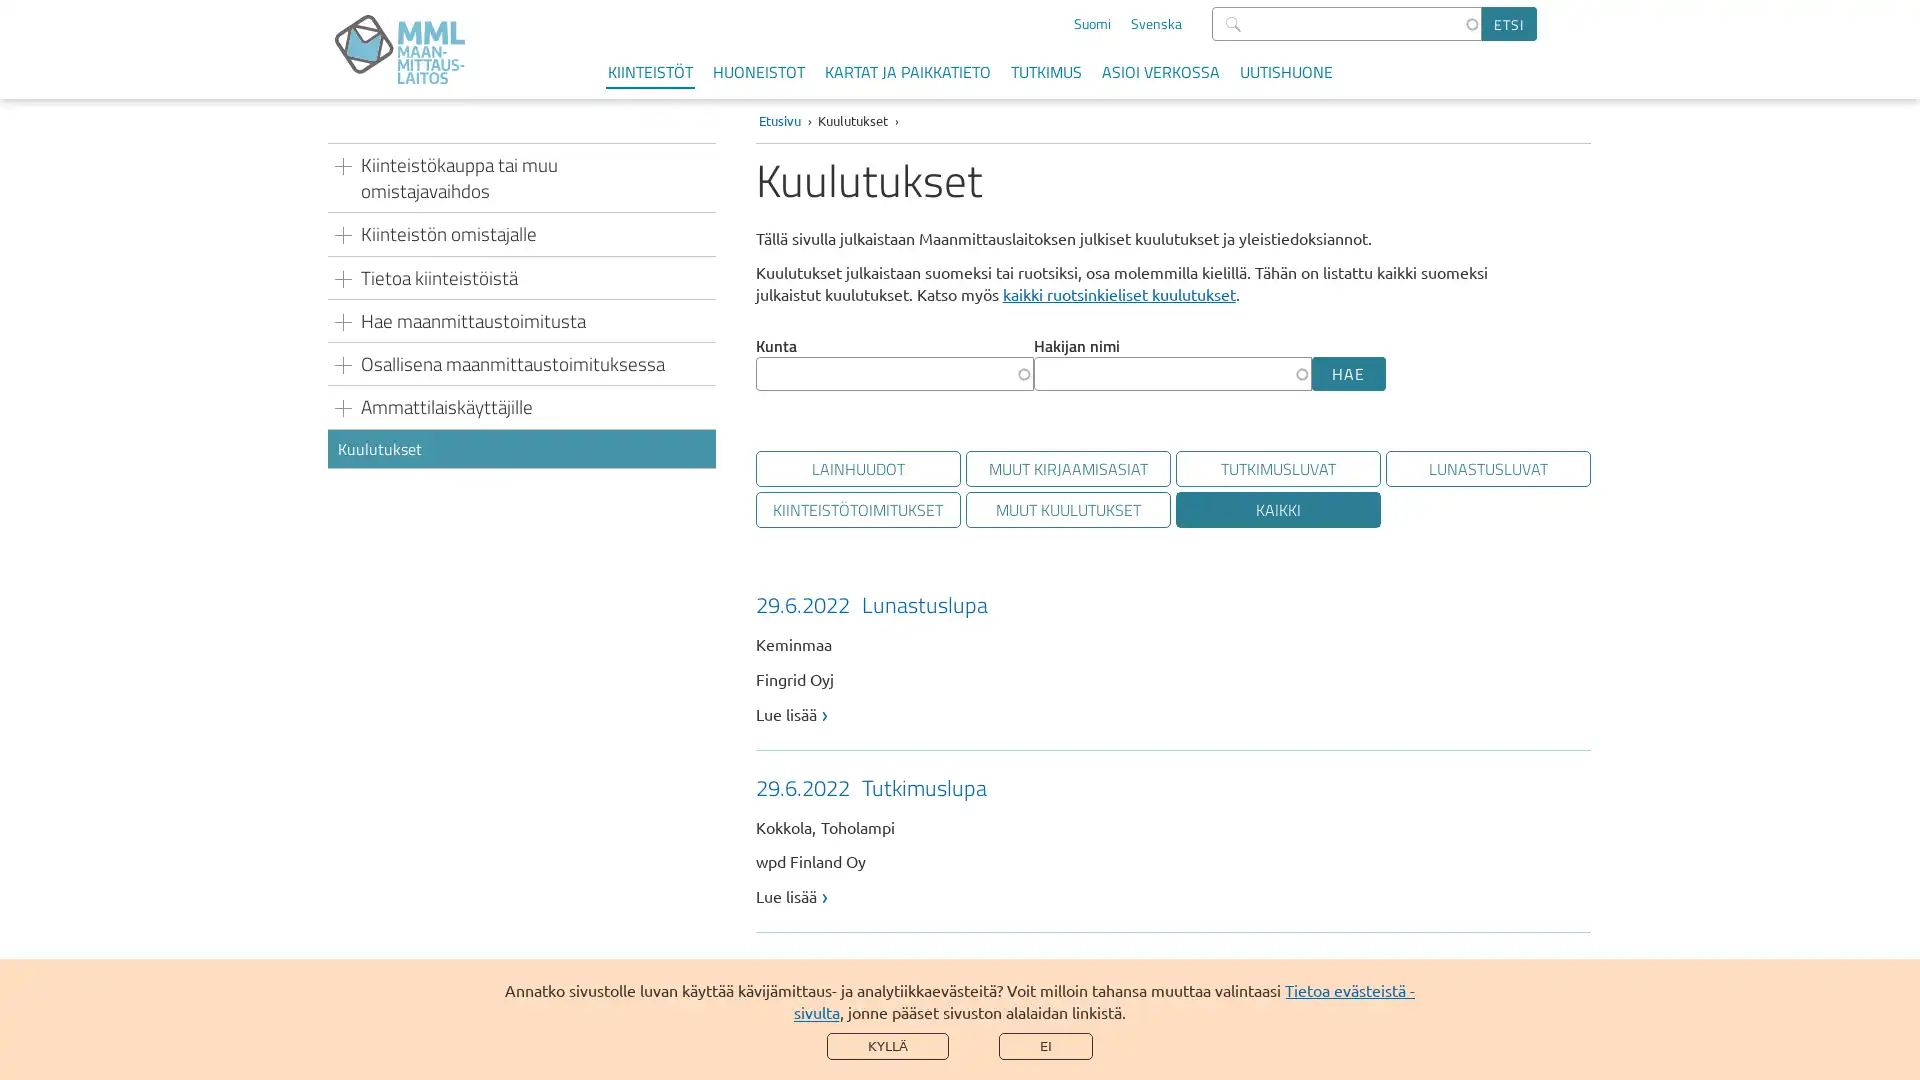  What do you see at coordinates (1348, 374) in the screenshot?
I see `Hae` at bounding box center [1348, 374].